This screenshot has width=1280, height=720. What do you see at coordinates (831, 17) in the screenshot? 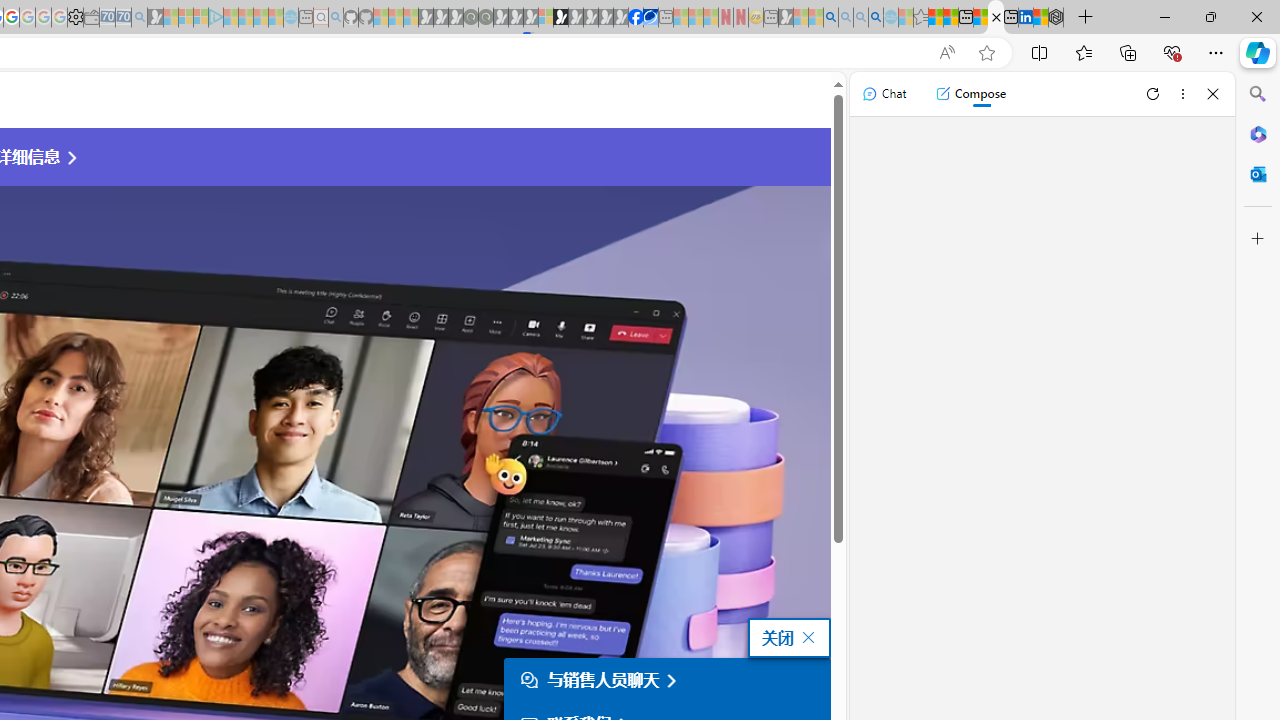
I see `'Bing AI - Search'` at bounding box center [831, 17].